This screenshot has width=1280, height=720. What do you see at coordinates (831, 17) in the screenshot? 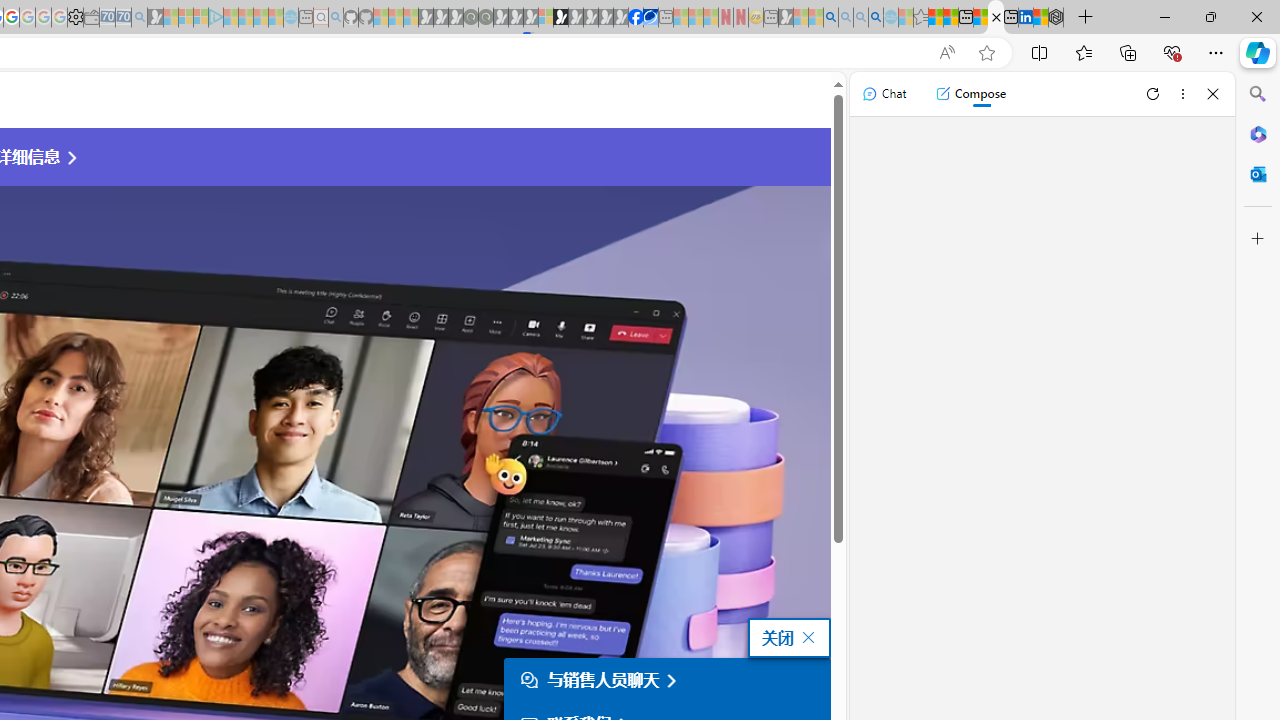
I see `'Bing AI - Search'` at bounding box center [831, 17].